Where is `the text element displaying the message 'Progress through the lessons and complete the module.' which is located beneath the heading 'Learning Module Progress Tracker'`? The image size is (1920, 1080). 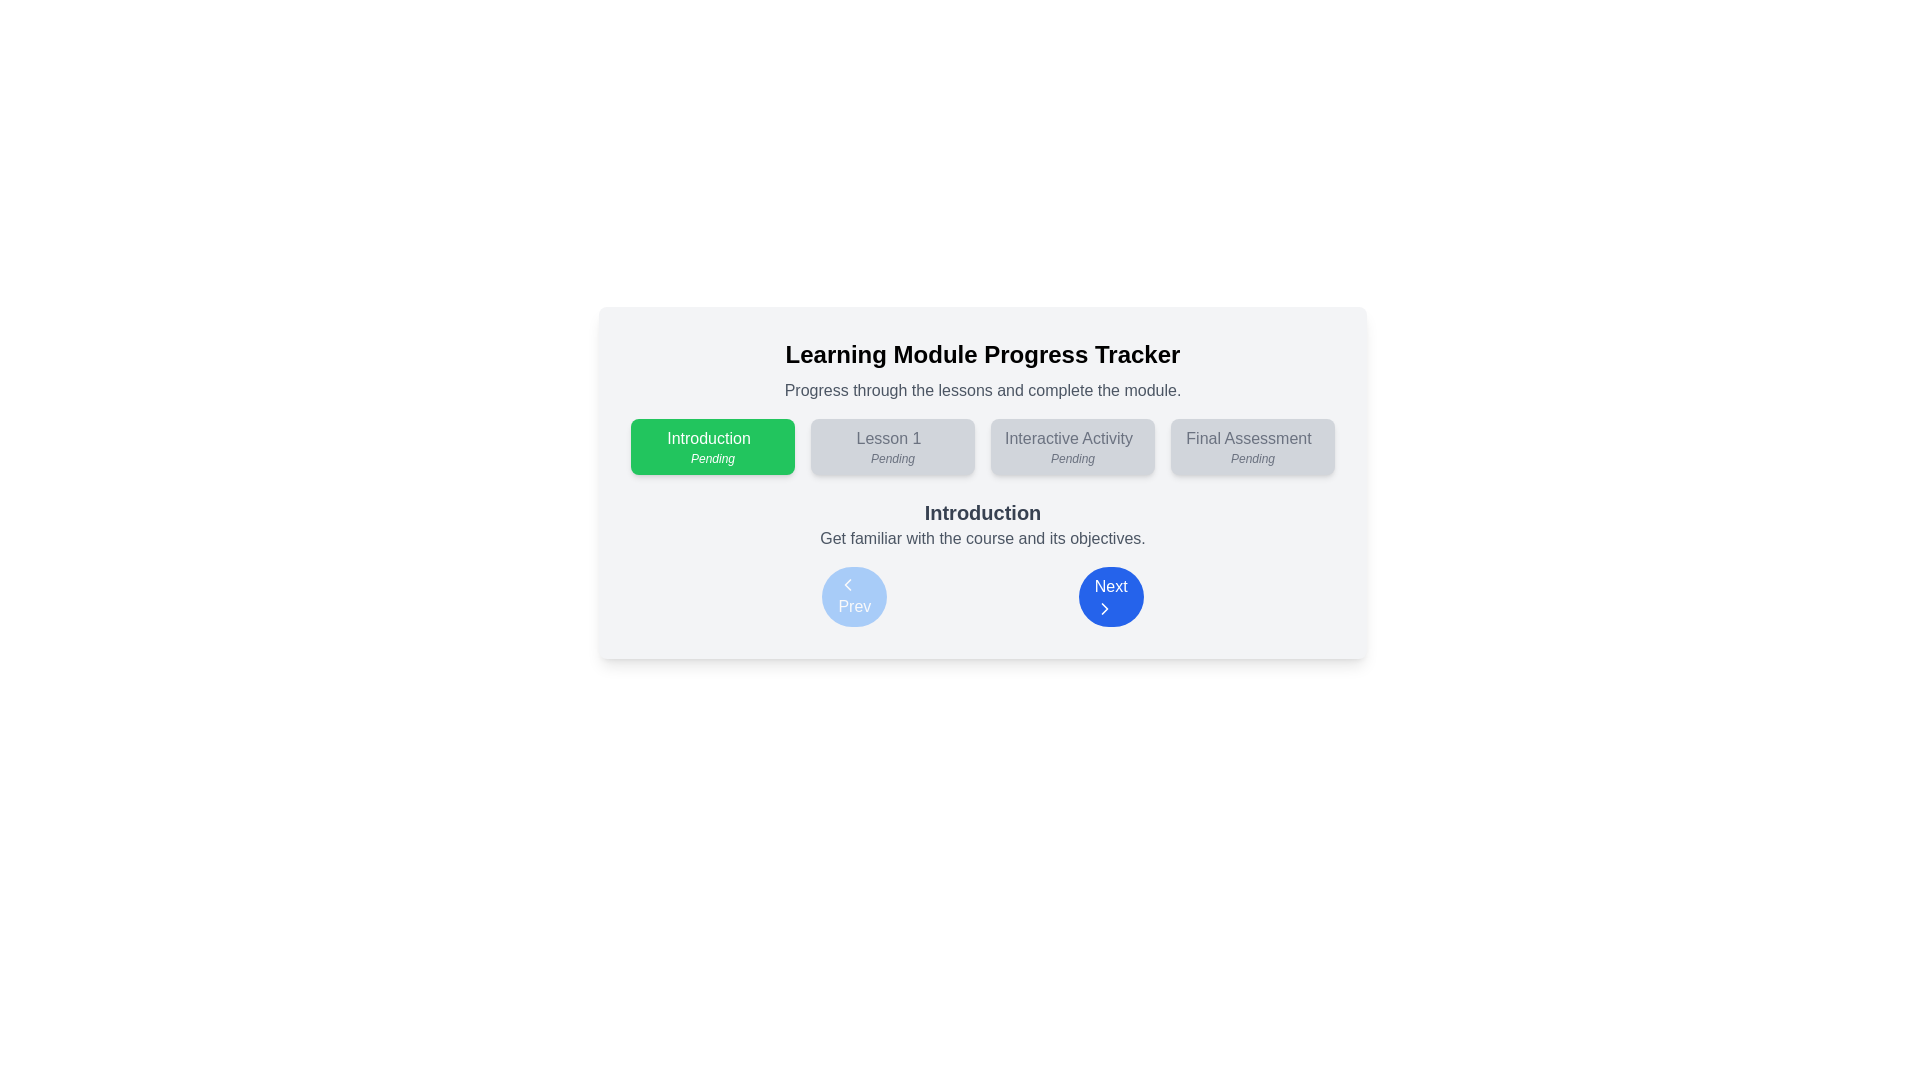
the text element displaying the message 'Progress through the lessons and complete the module.' which is located beneath the heading 'Learning Module Progress Tracker' is located at coordinates (983, 390).